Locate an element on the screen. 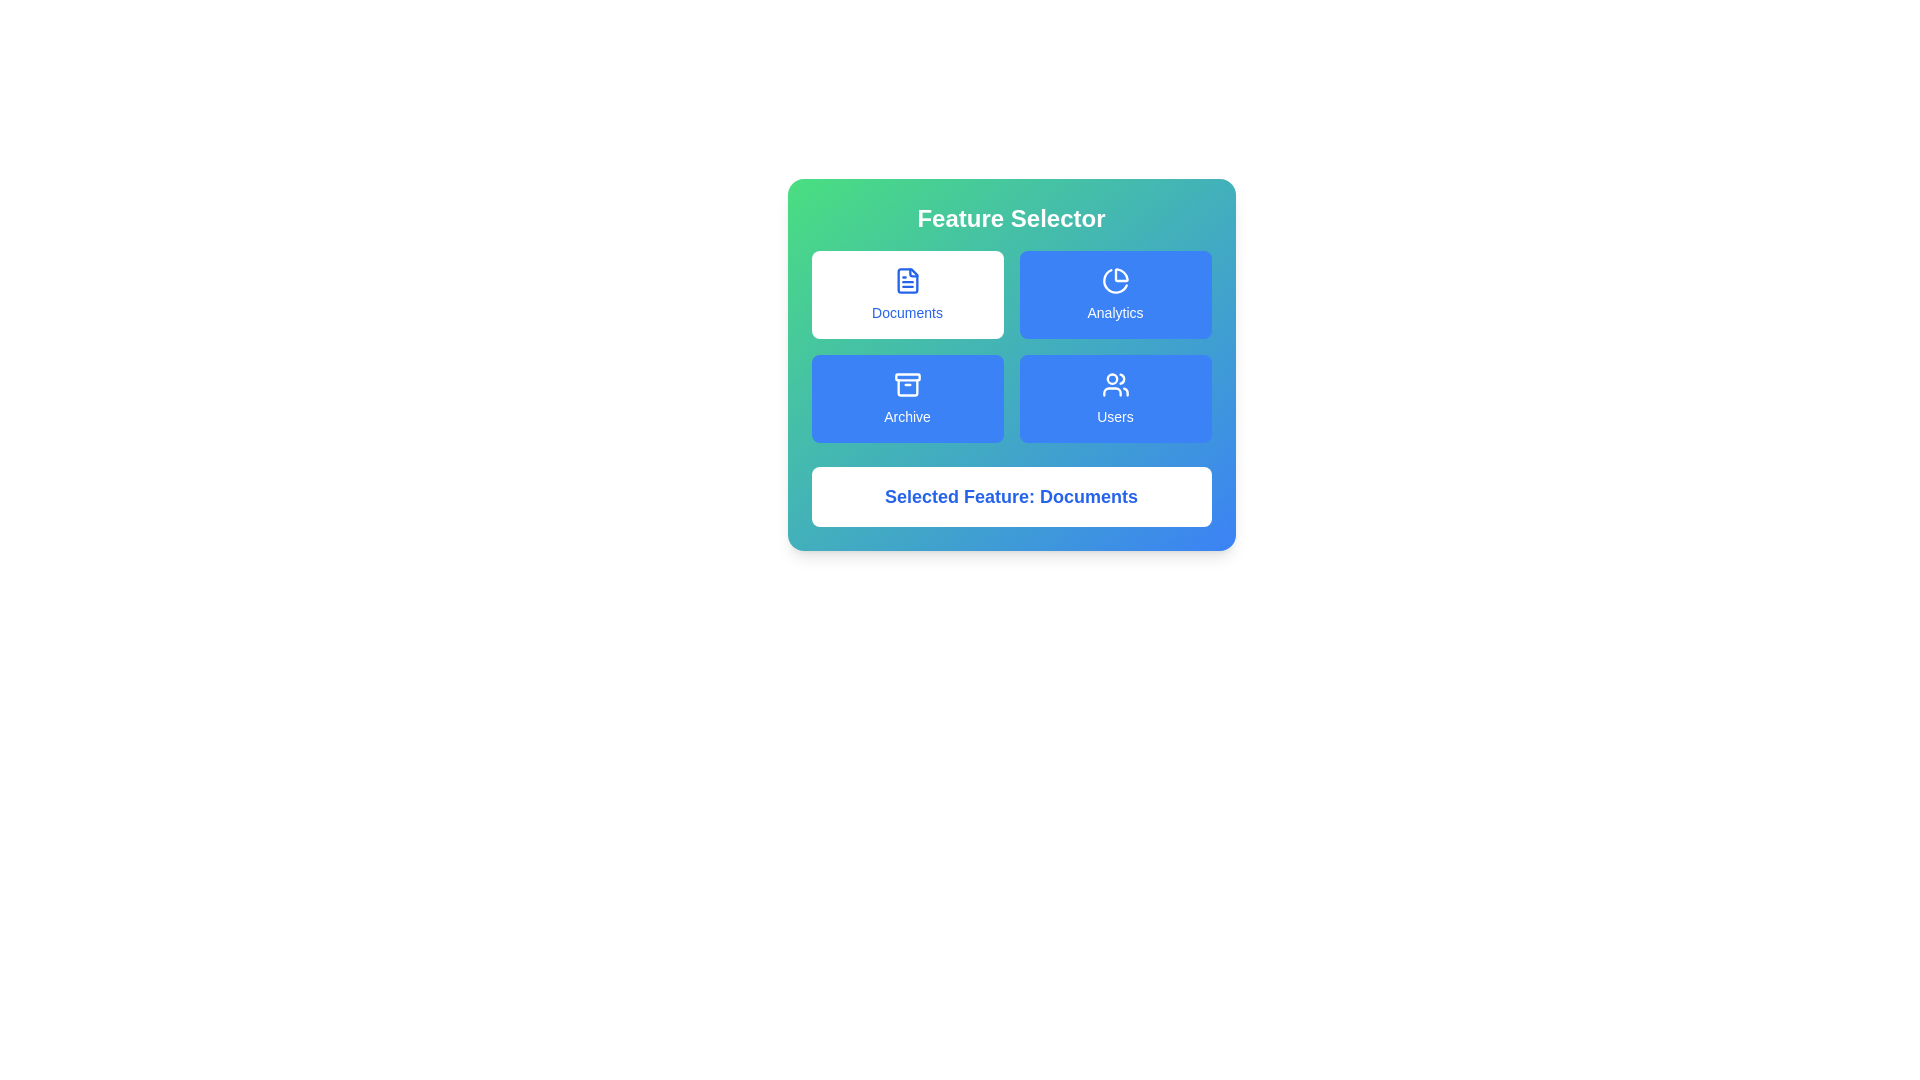 The width and height of the screenshot is (1920, 1080). the 'Users' feature selector button, which has a blue background and is located in the lower-right of a 2x2 grid layout is located at coordinates (1114, 385).